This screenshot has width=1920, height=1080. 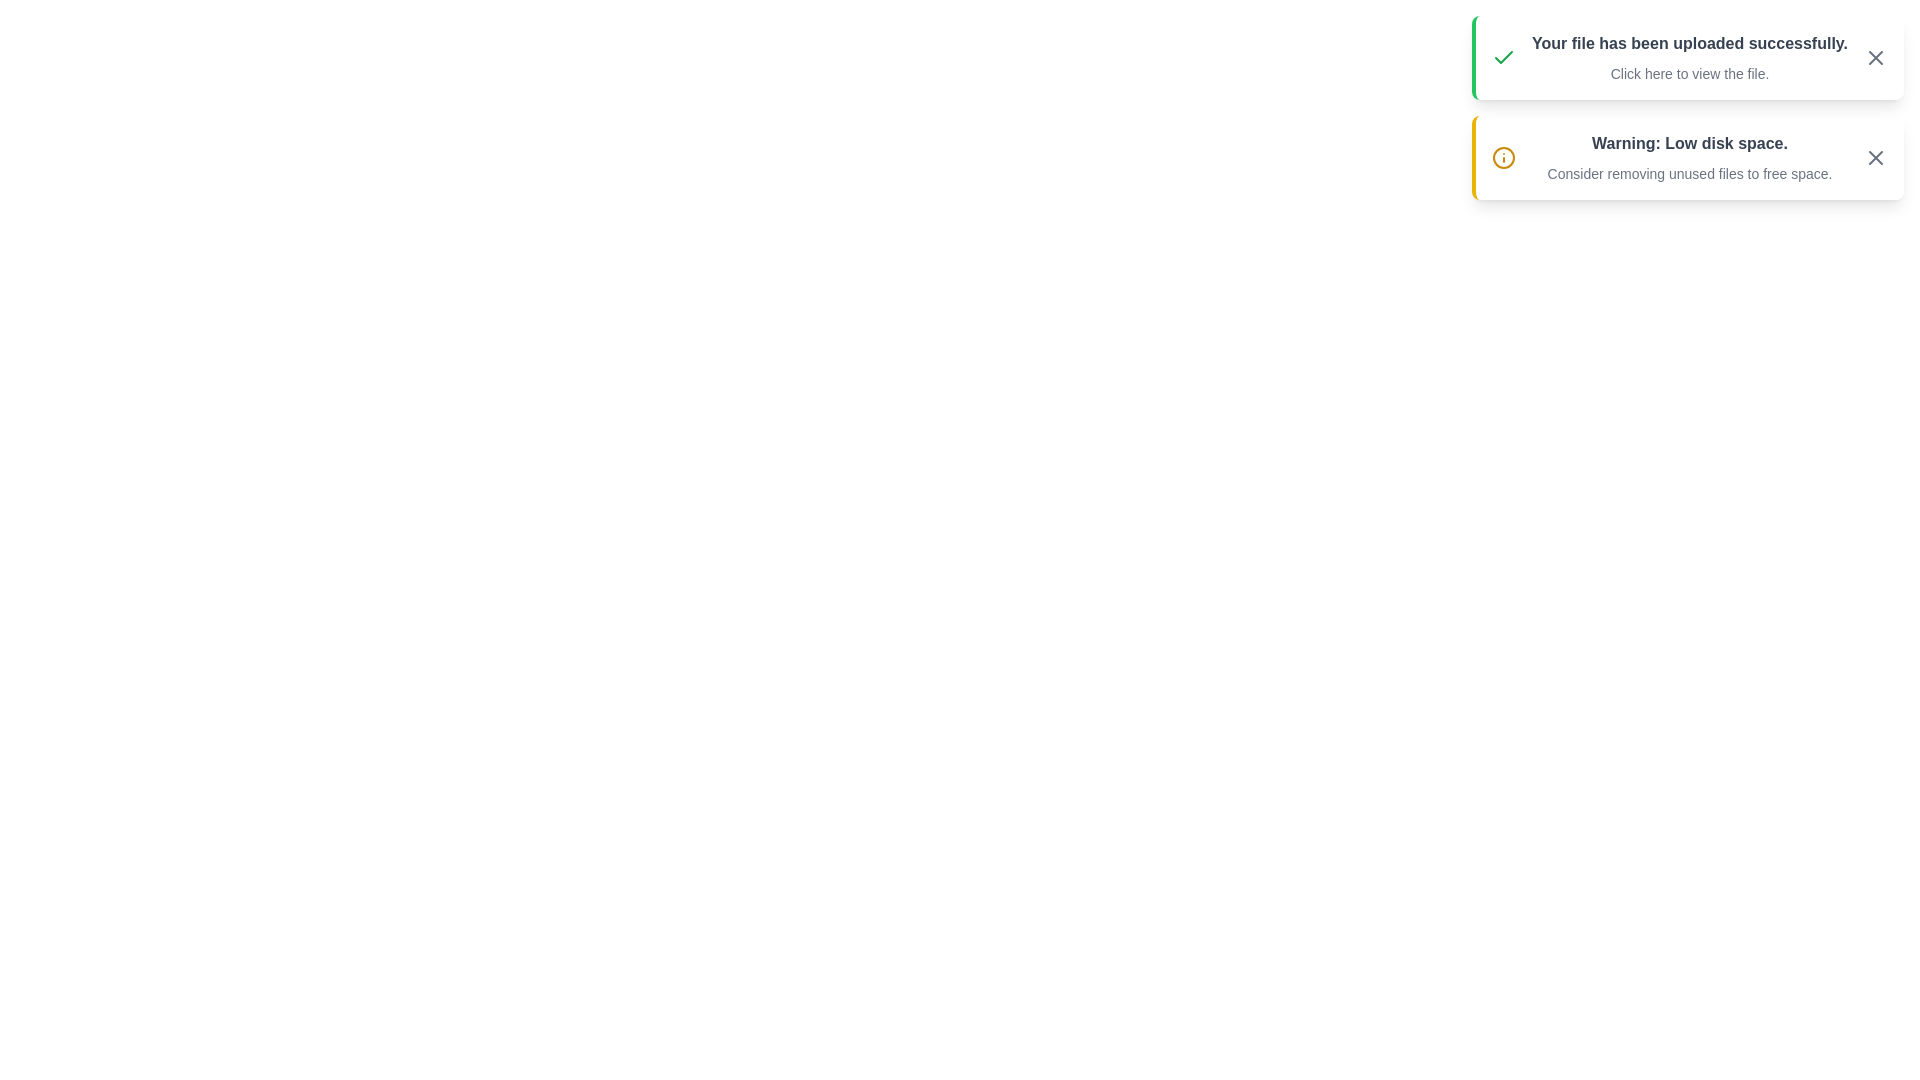 I want to click on the 'Click here to view the file' link in the success notification, so click(x=1688, y=72).